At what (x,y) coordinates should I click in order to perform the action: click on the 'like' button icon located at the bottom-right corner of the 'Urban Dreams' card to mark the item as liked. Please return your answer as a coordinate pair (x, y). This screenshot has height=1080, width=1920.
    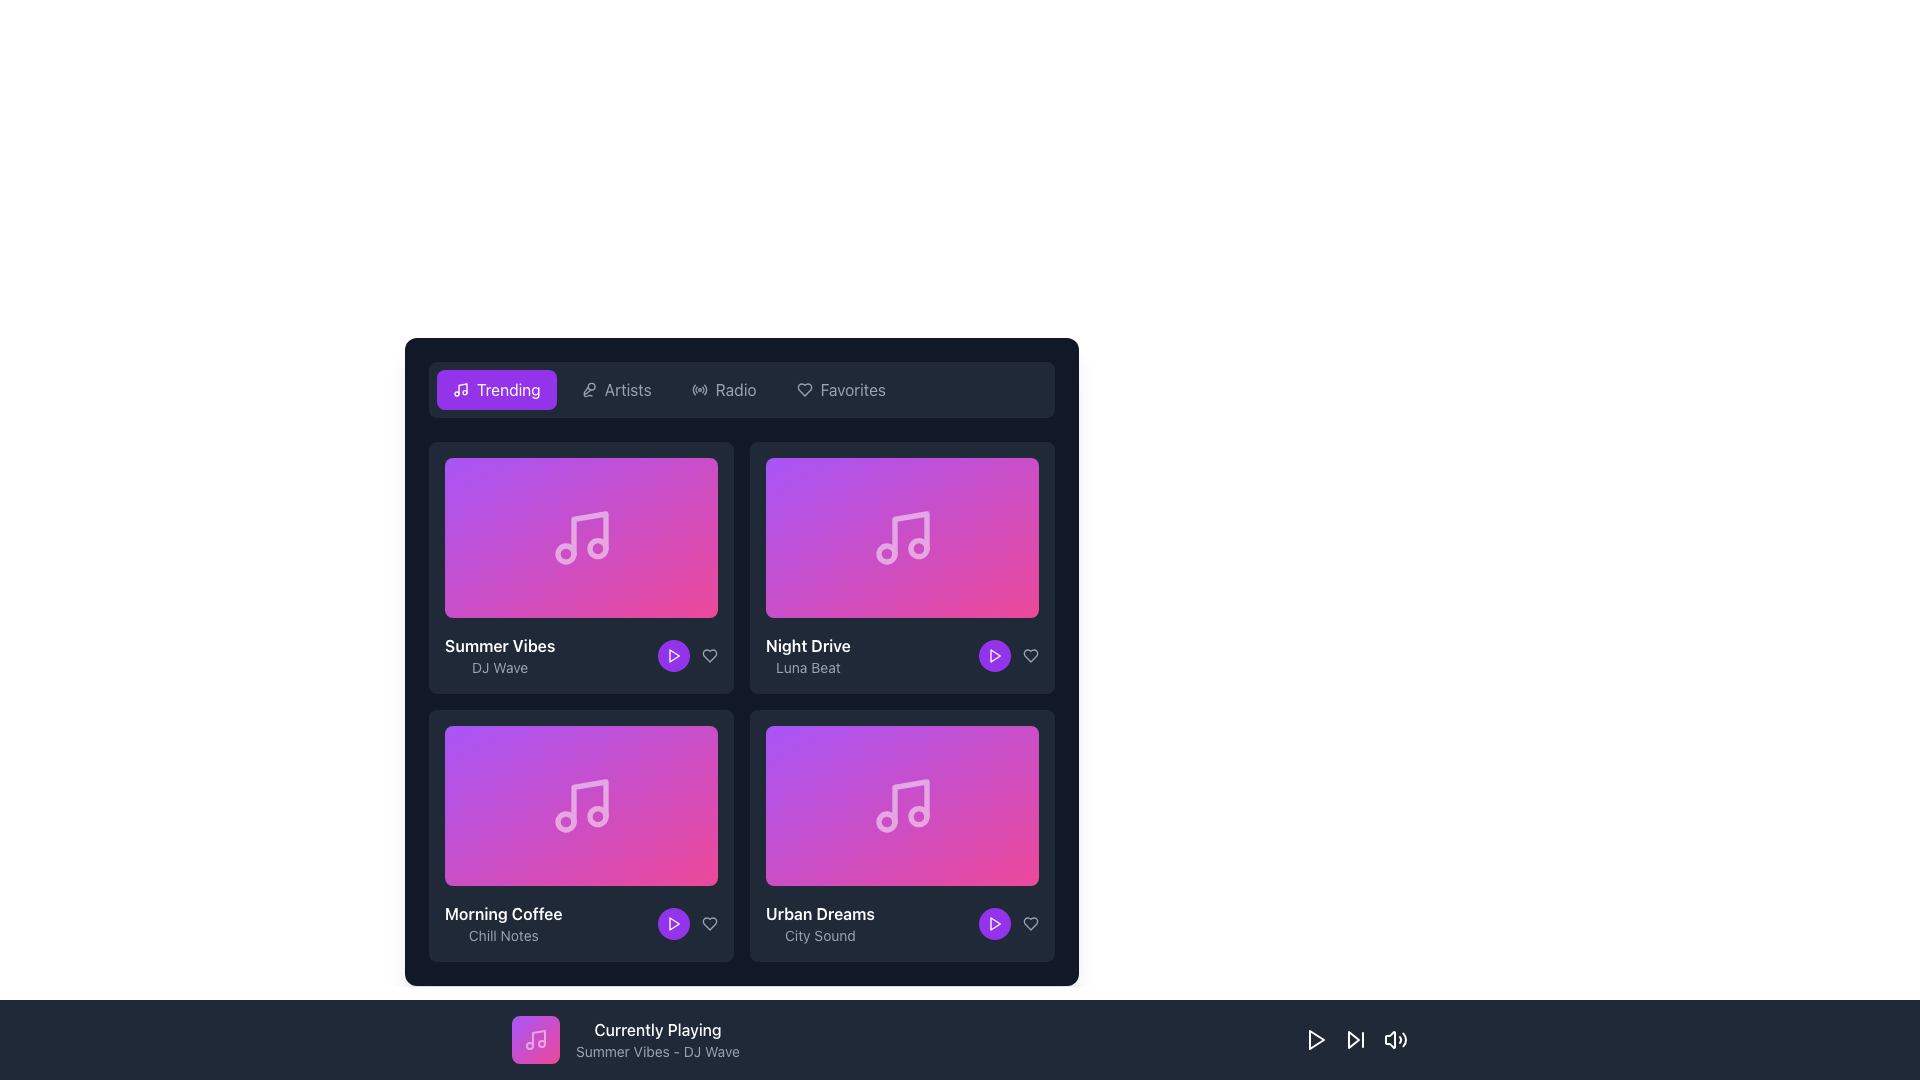
    Looking at the image, I should click on (1031, 924).